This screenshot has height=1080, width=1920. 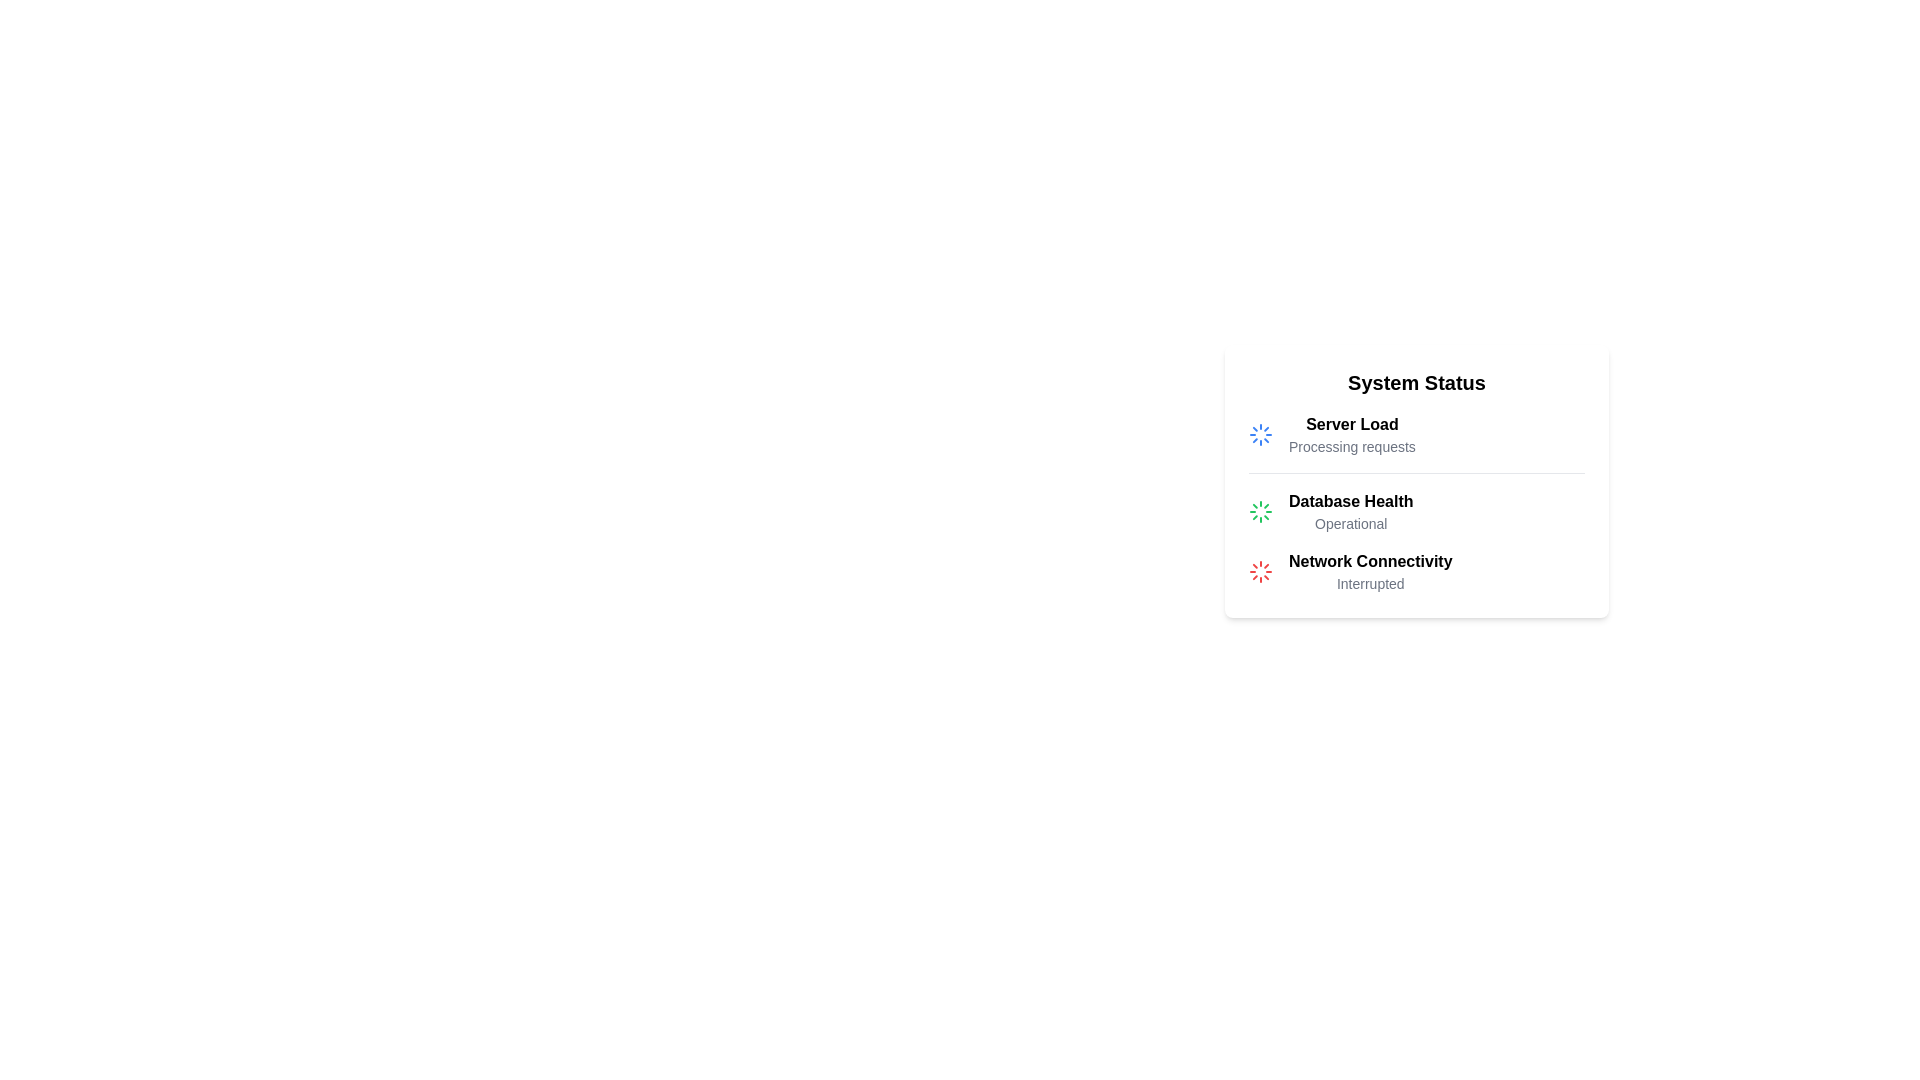 I want to click on the spinning blue loader icon located on the leftmost portion of the 'Server Load' section within the 'System Status' card, which indicates activity in progress, so click(x=1260, y=434).